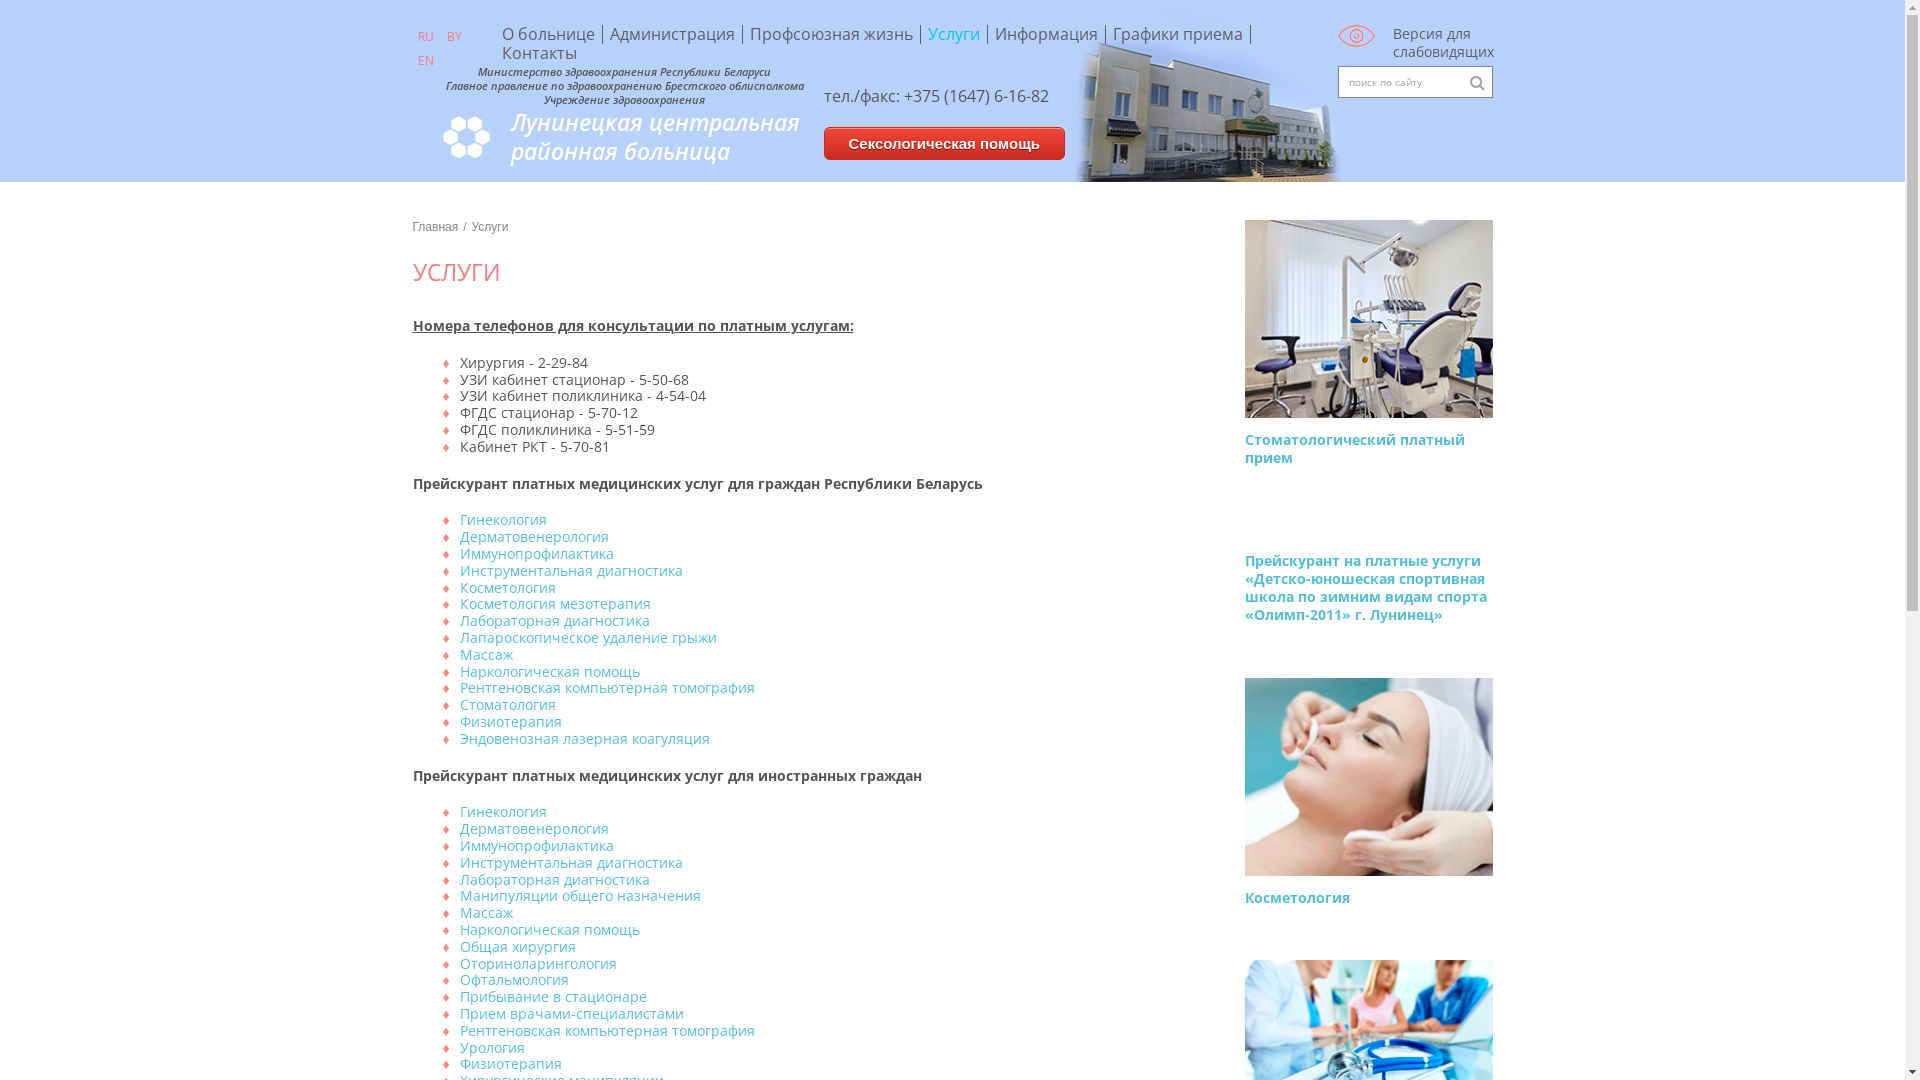  I want to click on 'BY', so click(453, 37).